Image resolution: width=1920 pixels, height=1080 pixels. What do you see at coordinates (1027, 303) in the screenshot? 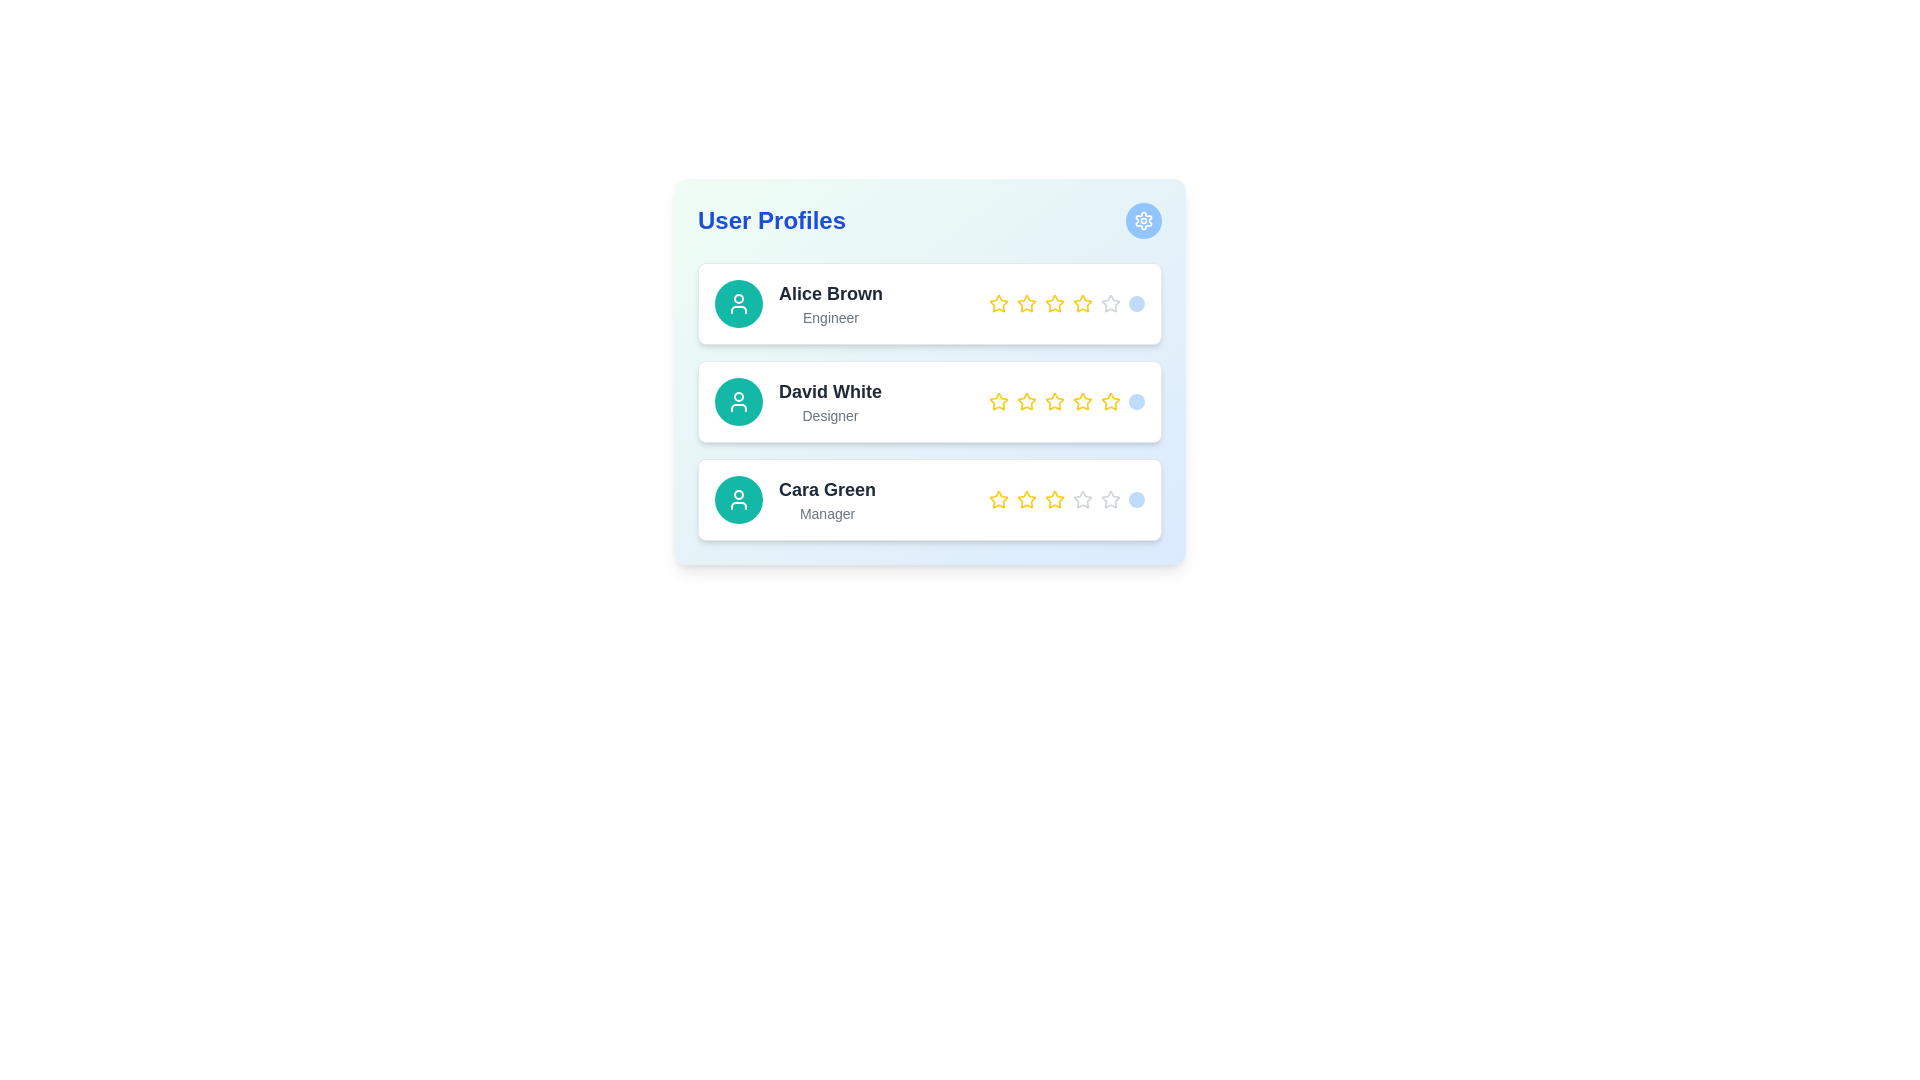
I see `the second rating star icon for user 'Alice Brown' in the first card of the user profile list` at bounding box center [1027, 303].